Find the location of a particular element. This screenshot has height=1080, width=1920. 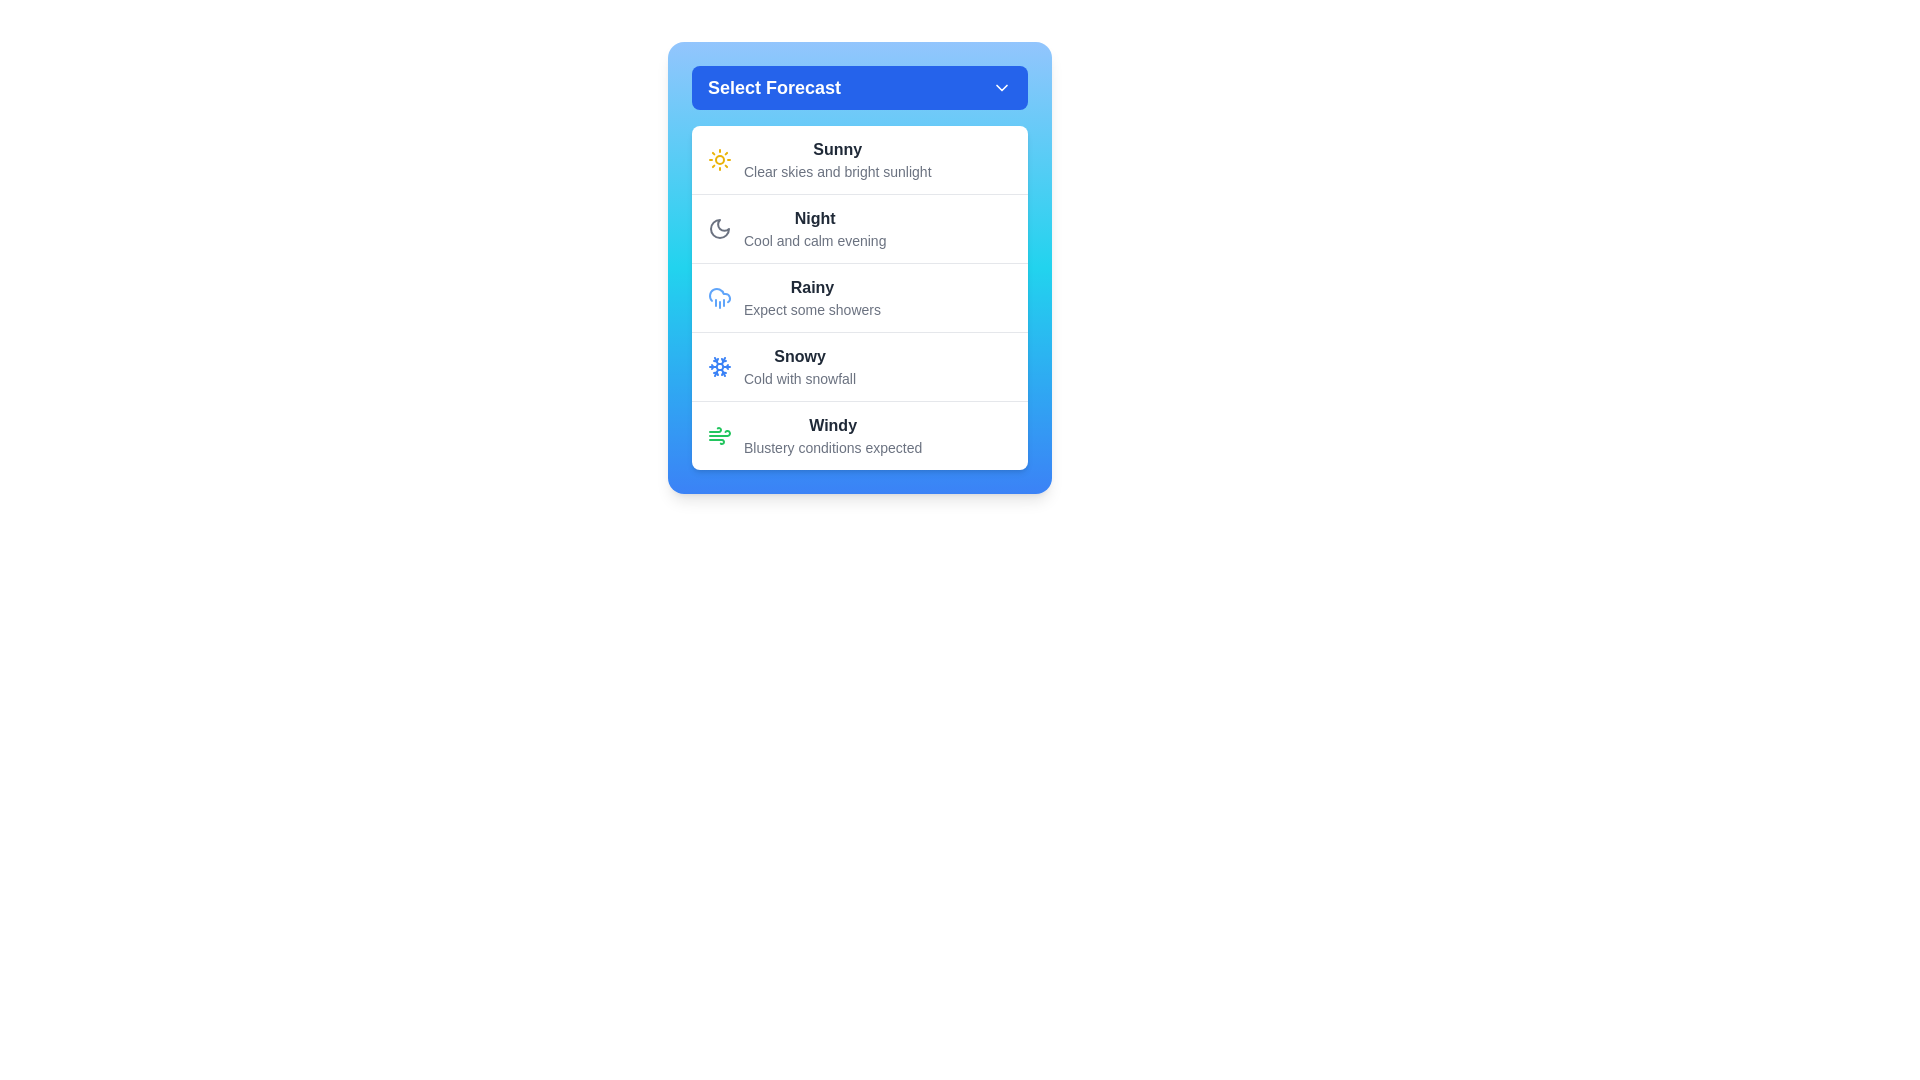

the list item displaying the weather forecast option with the bold text 'Sunny' and lighter text 'Clear skies and bright sunlight' is located at coordinates (837, 158).